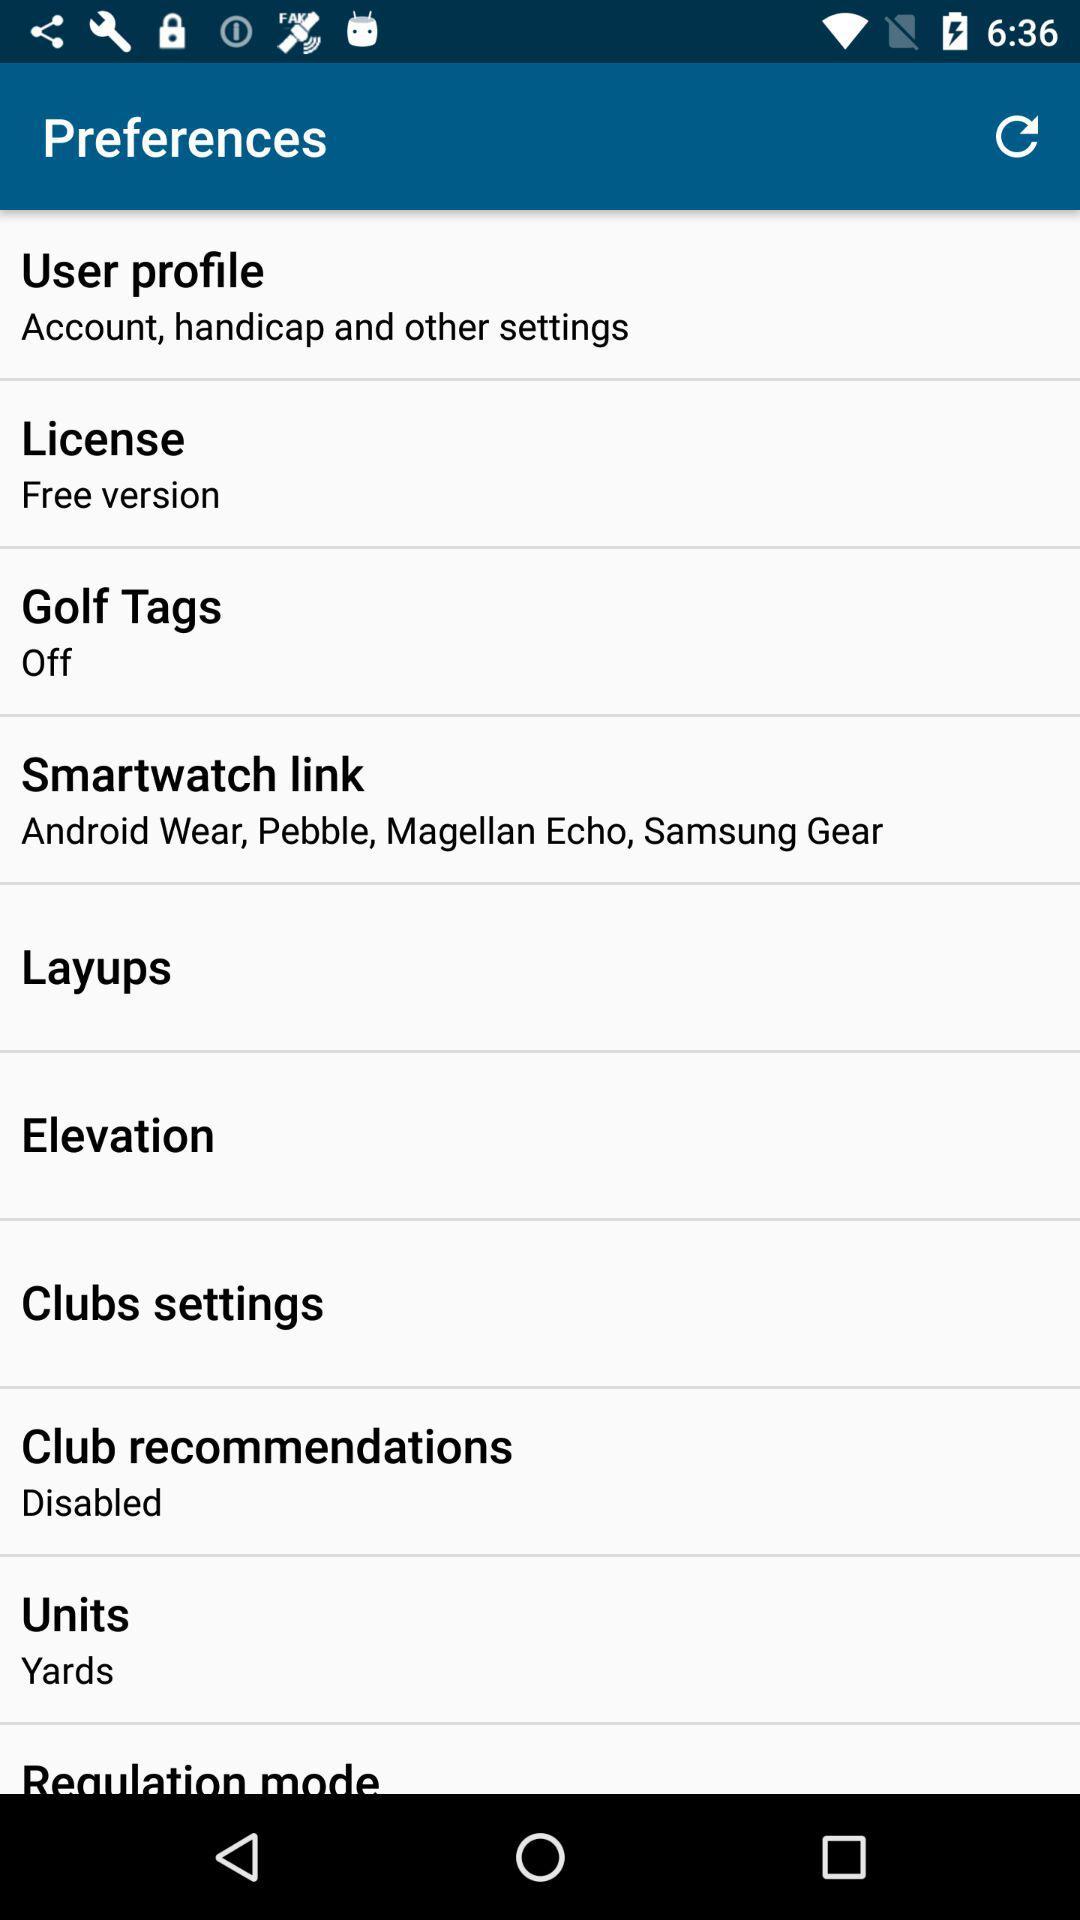 The width and height of the screenshot is (1080, 1920). What do you see at coordinates (1017, 135) in the screenshot?
I see `the icon to the right of the preferences` at bounding box center [1017, 135].